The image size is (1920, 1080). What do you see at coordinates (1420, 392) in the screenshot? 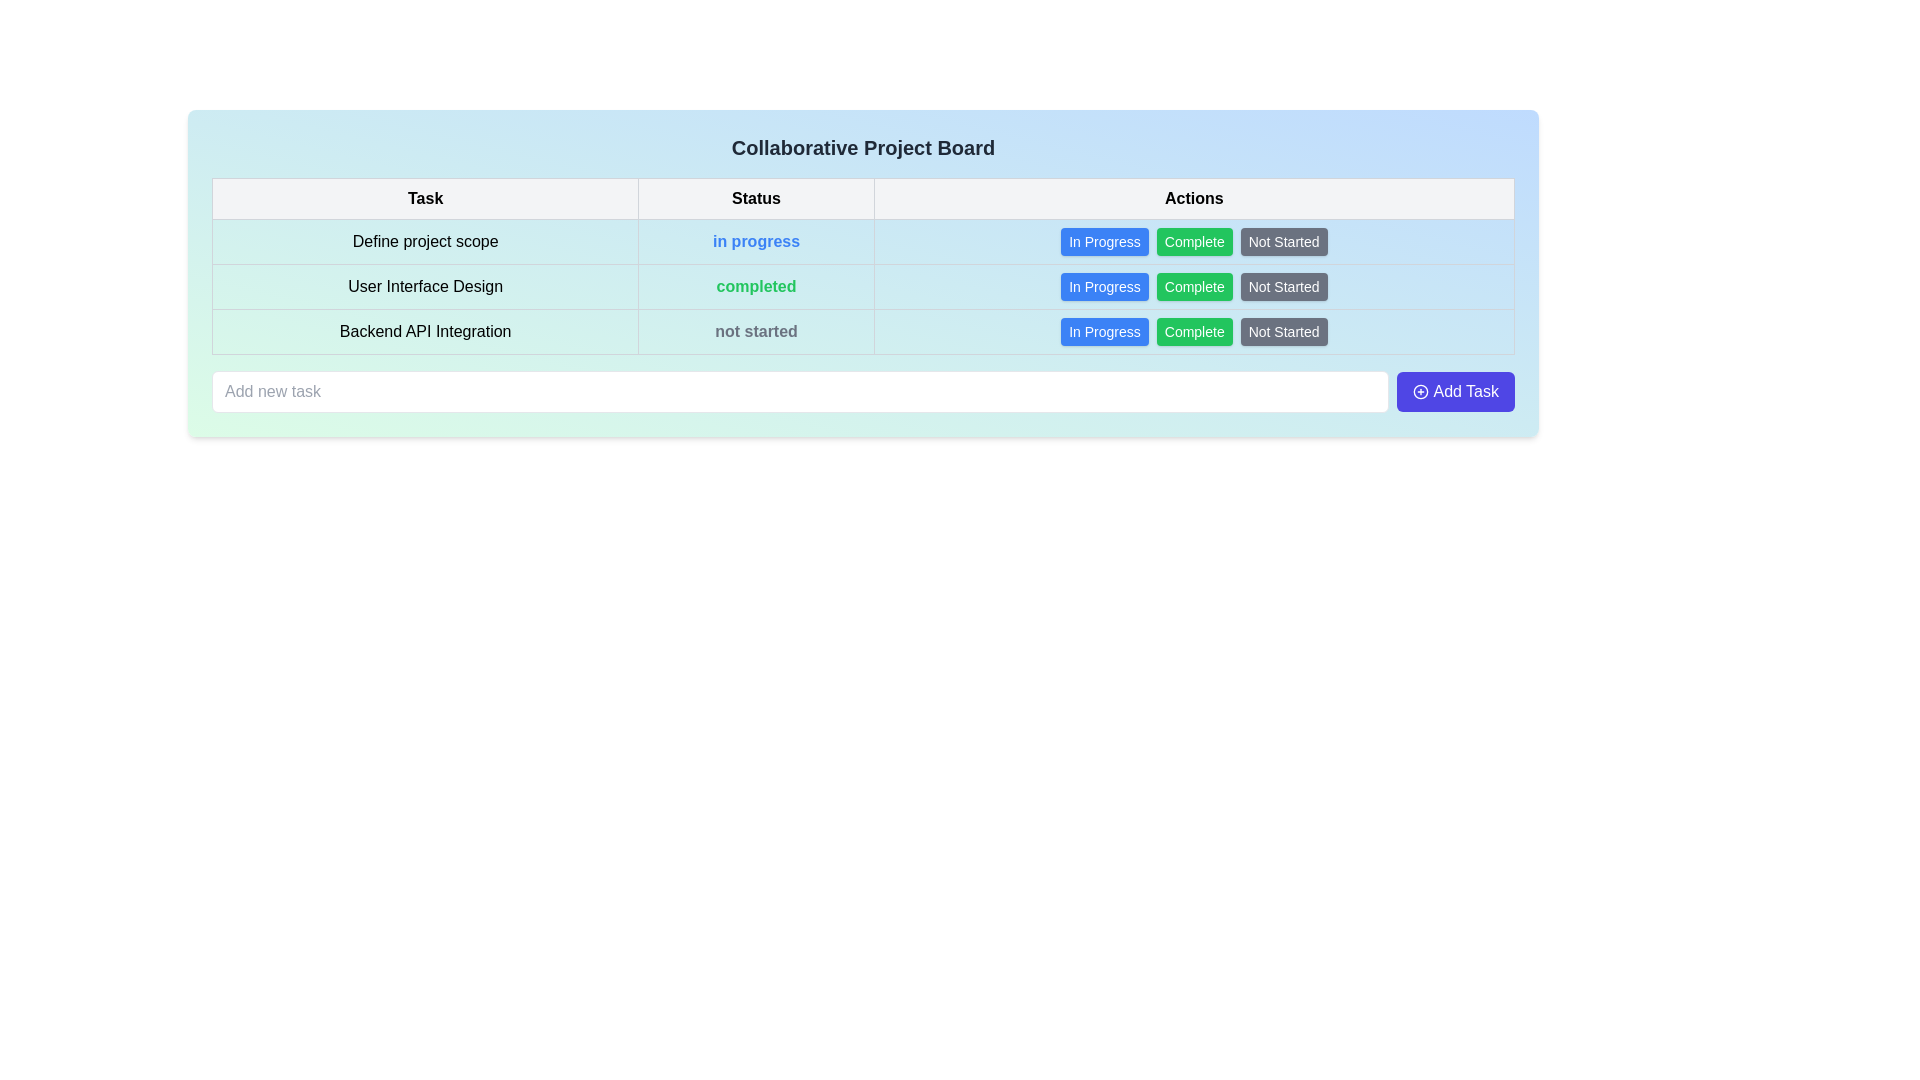
I see `the circular icon component of the 'Add Task' button located at the bottom right corner of the interface` at bounding box center [1420, 392].